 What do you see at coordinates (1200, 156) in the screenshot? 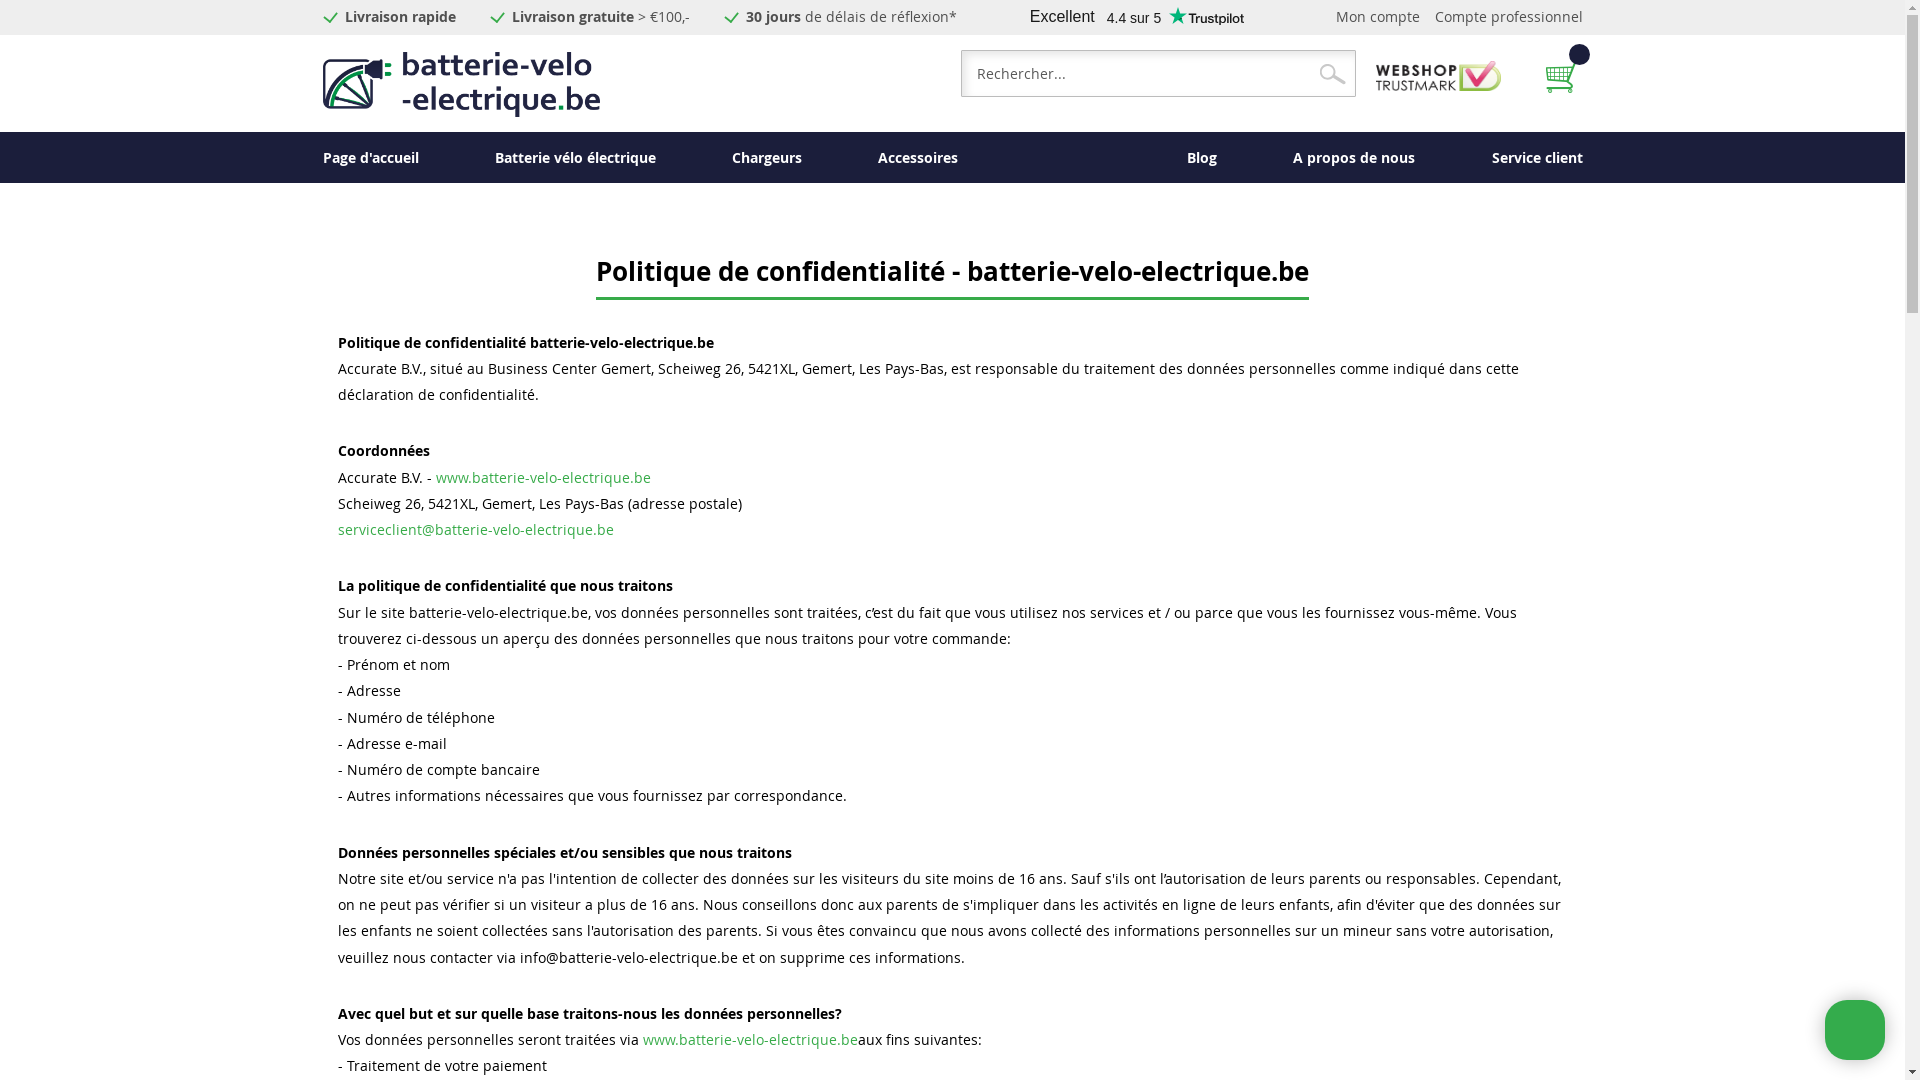
I see `'Blog'` at bounding box center [1200, 156].